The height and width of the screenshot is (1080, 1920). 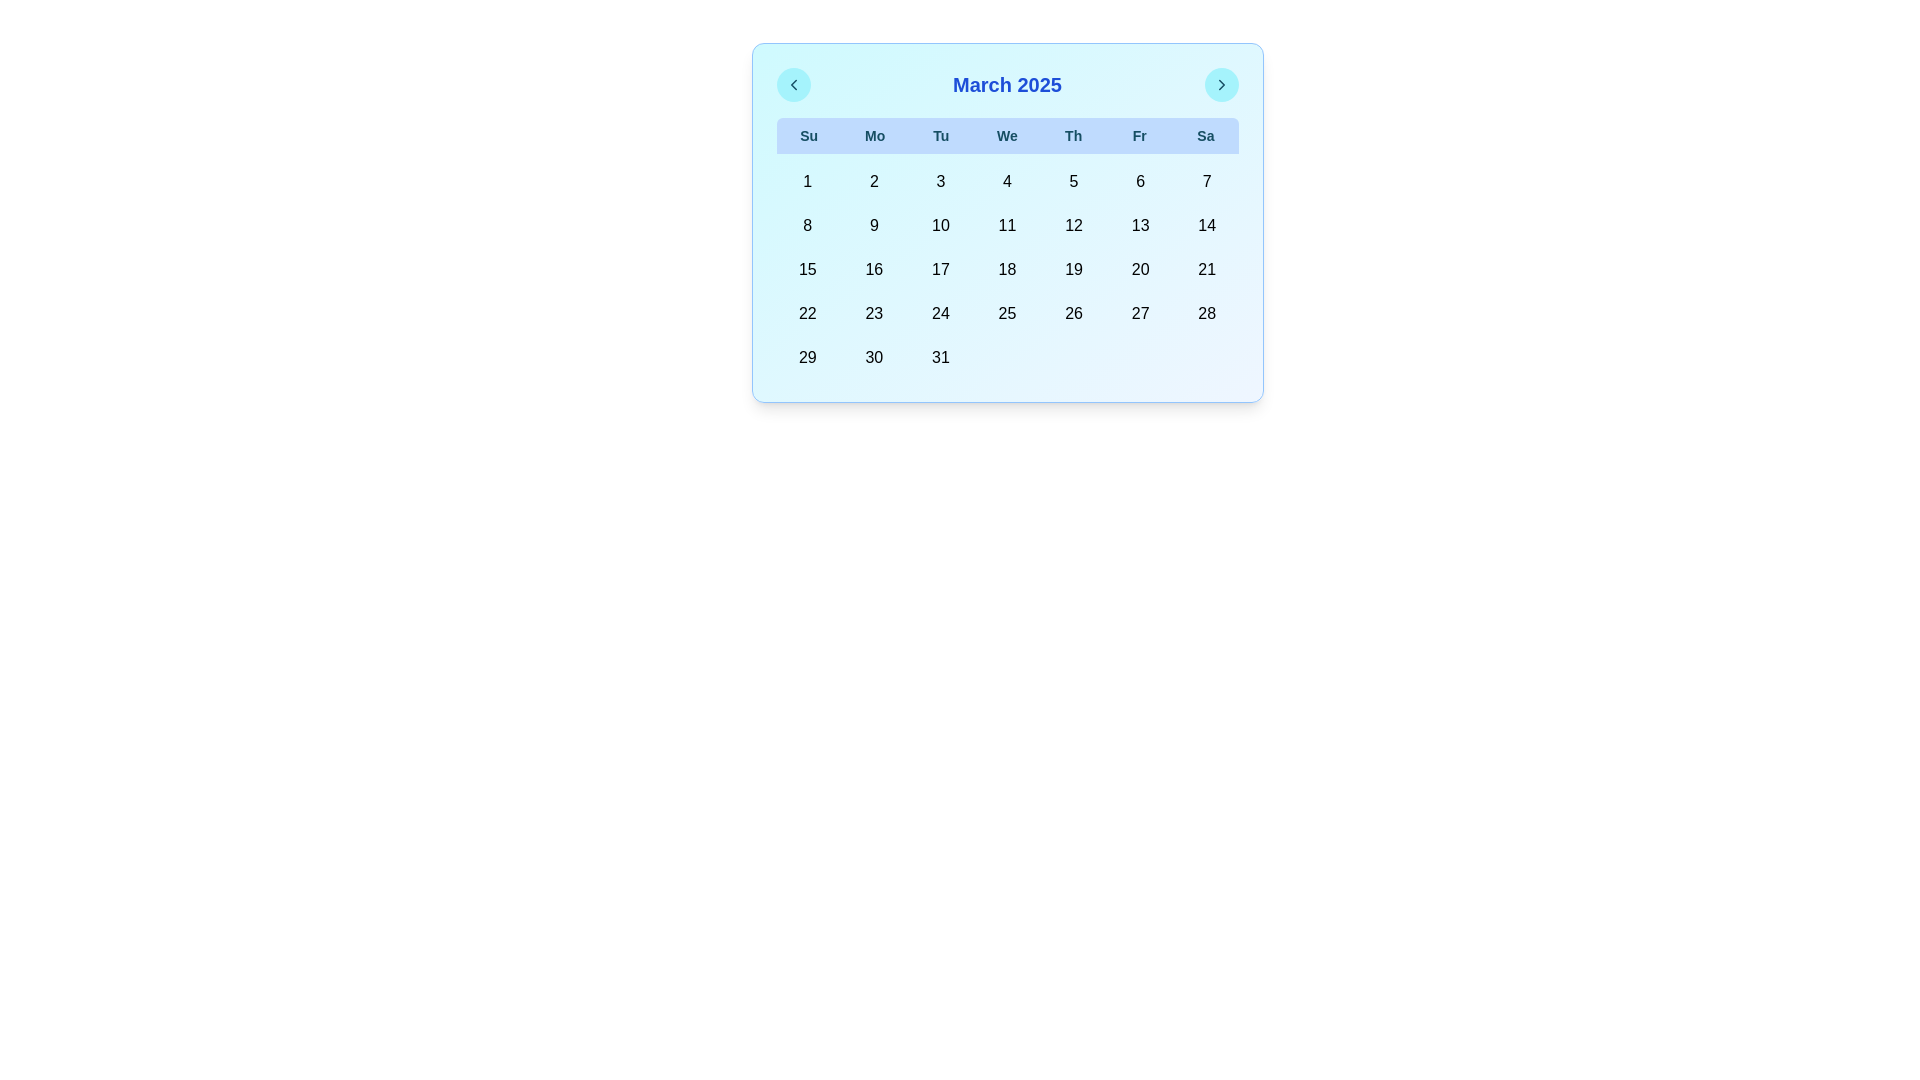 I want to click on the clickable calendar date box displaying the number 6, located under the 'Fr' column, so click(x=1140, y=181).